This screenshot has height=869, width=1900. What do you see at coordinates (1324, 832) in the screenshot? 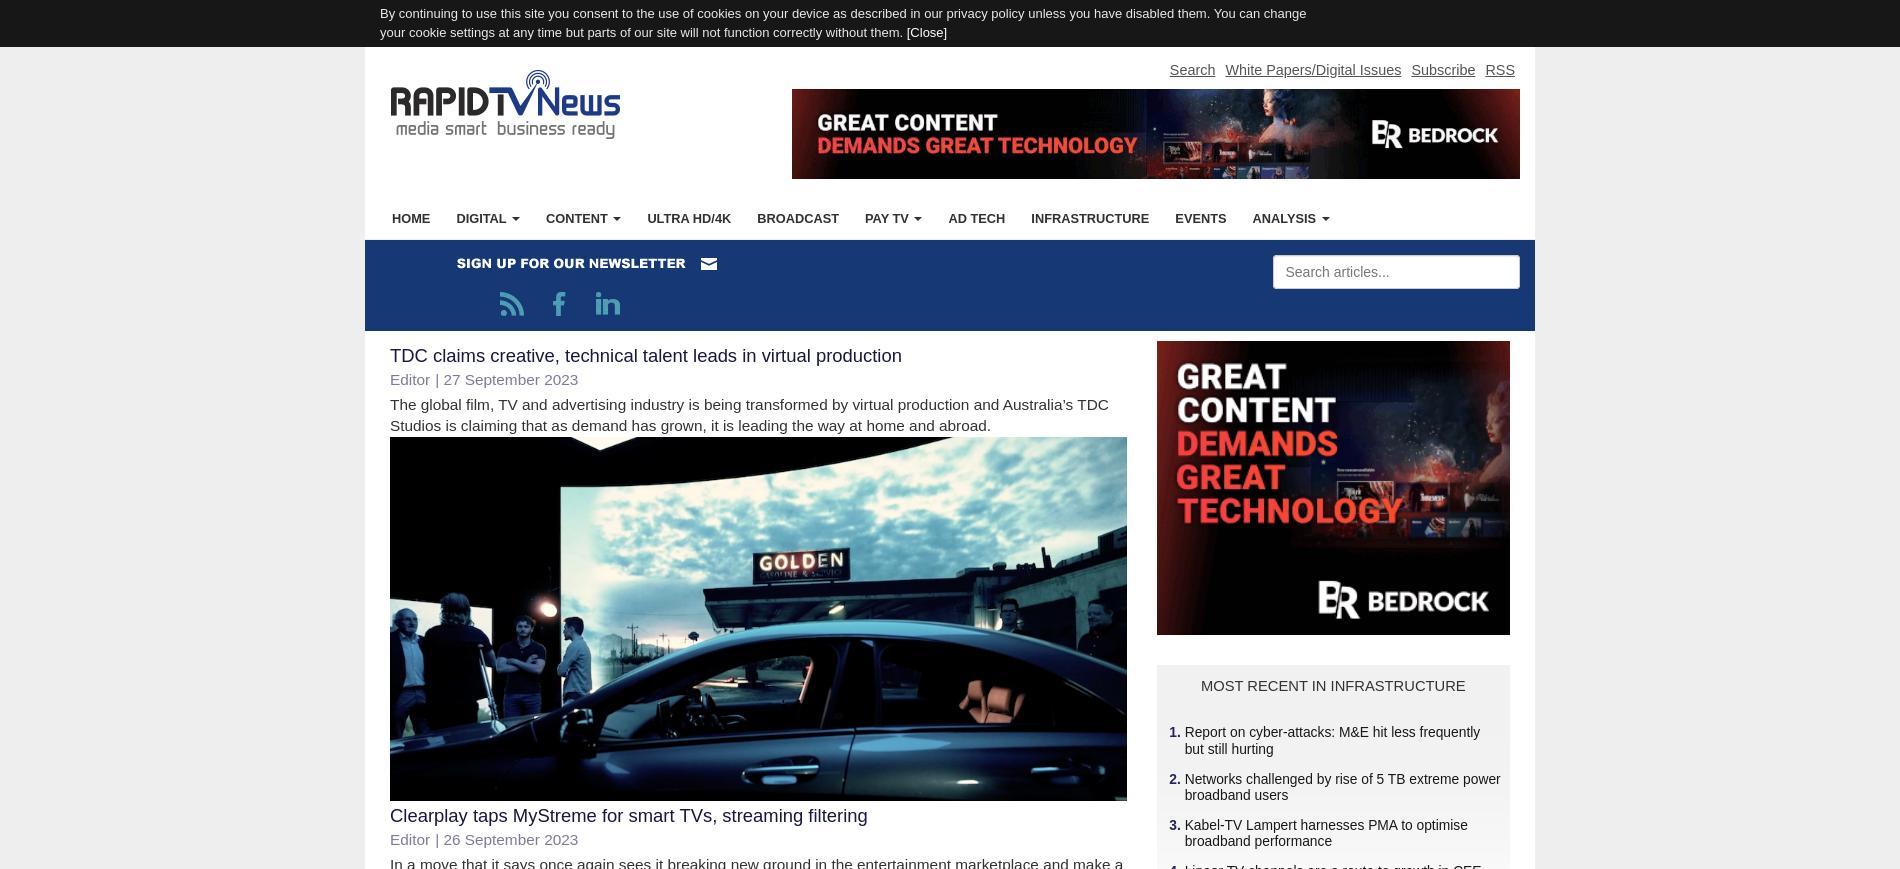
I see `'Kabel-TV Lampert harnesses PMA to optimise broadband performance'` at bounding box center [1324, 832].